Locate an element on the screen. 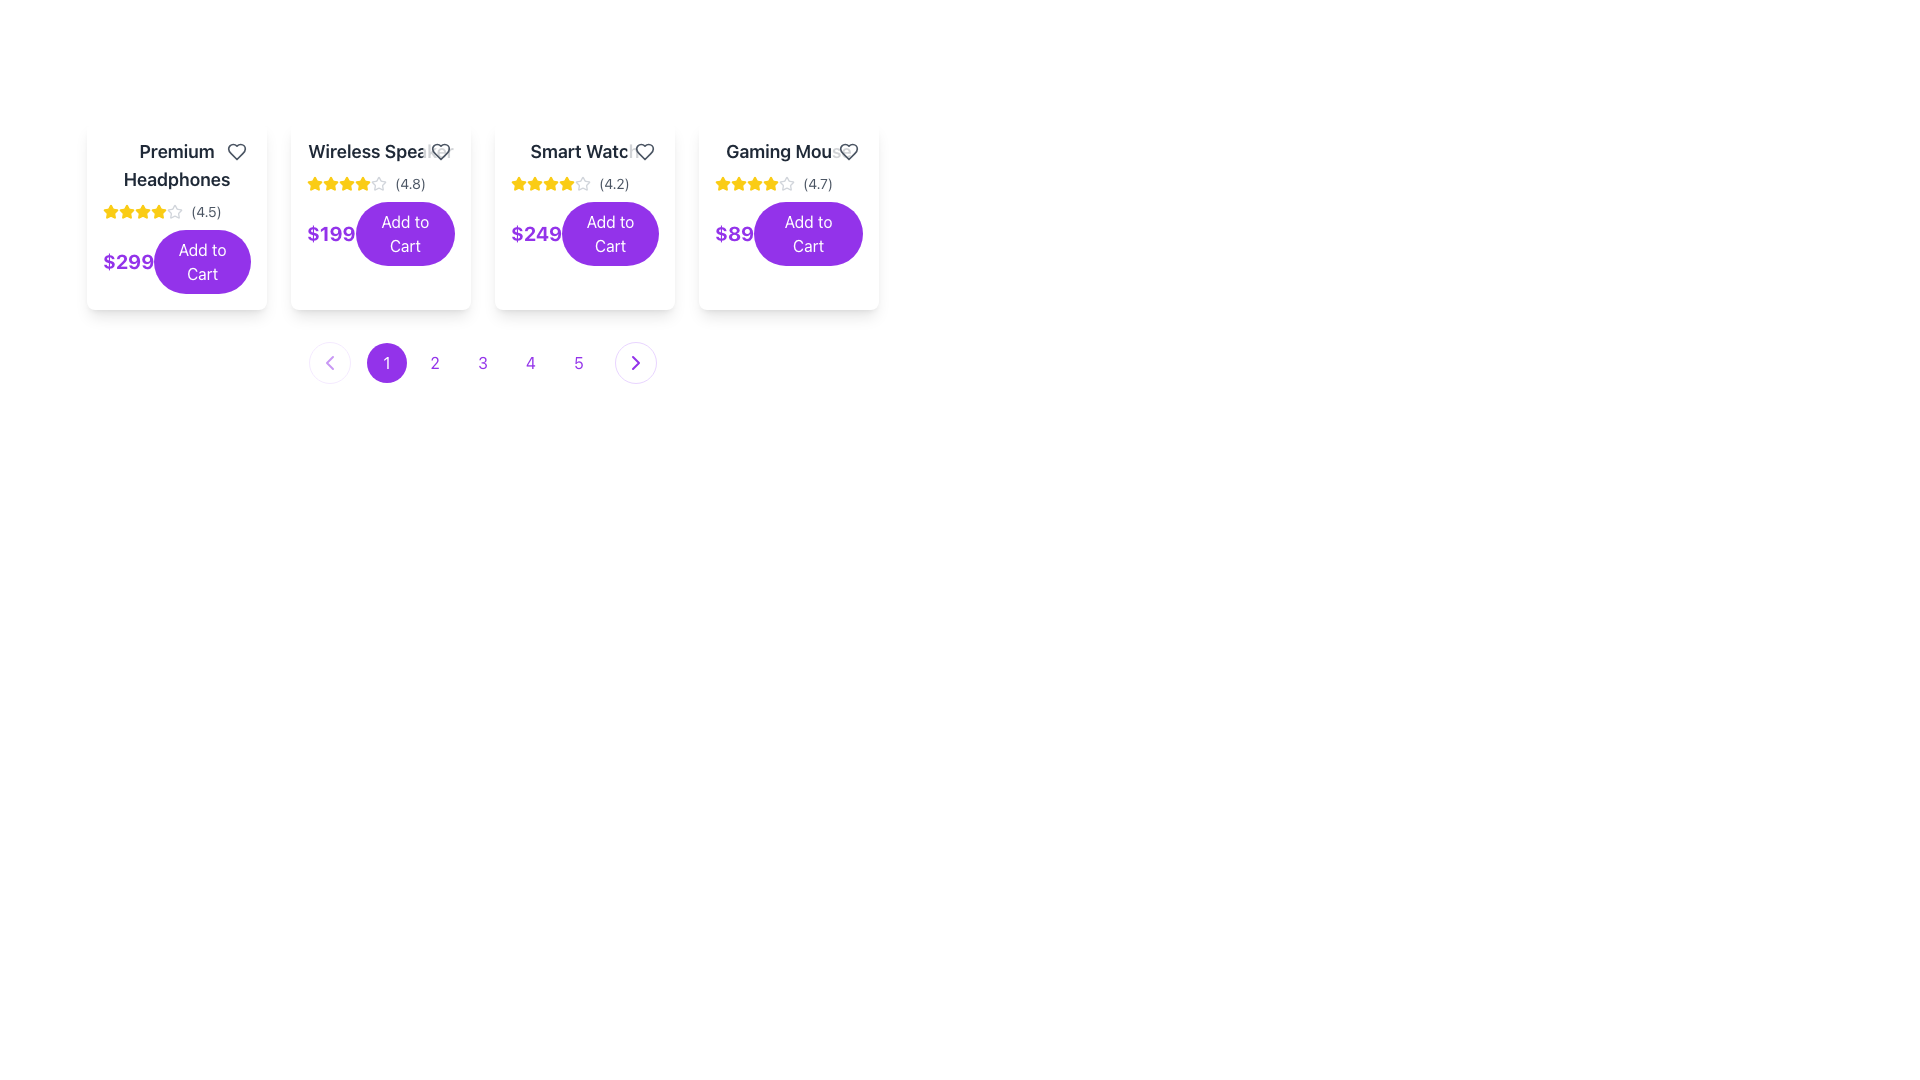  the first star-shaped icon filled with yellow color in the rating section of the Premium Headphones product card is located at coordinates (109, 212).